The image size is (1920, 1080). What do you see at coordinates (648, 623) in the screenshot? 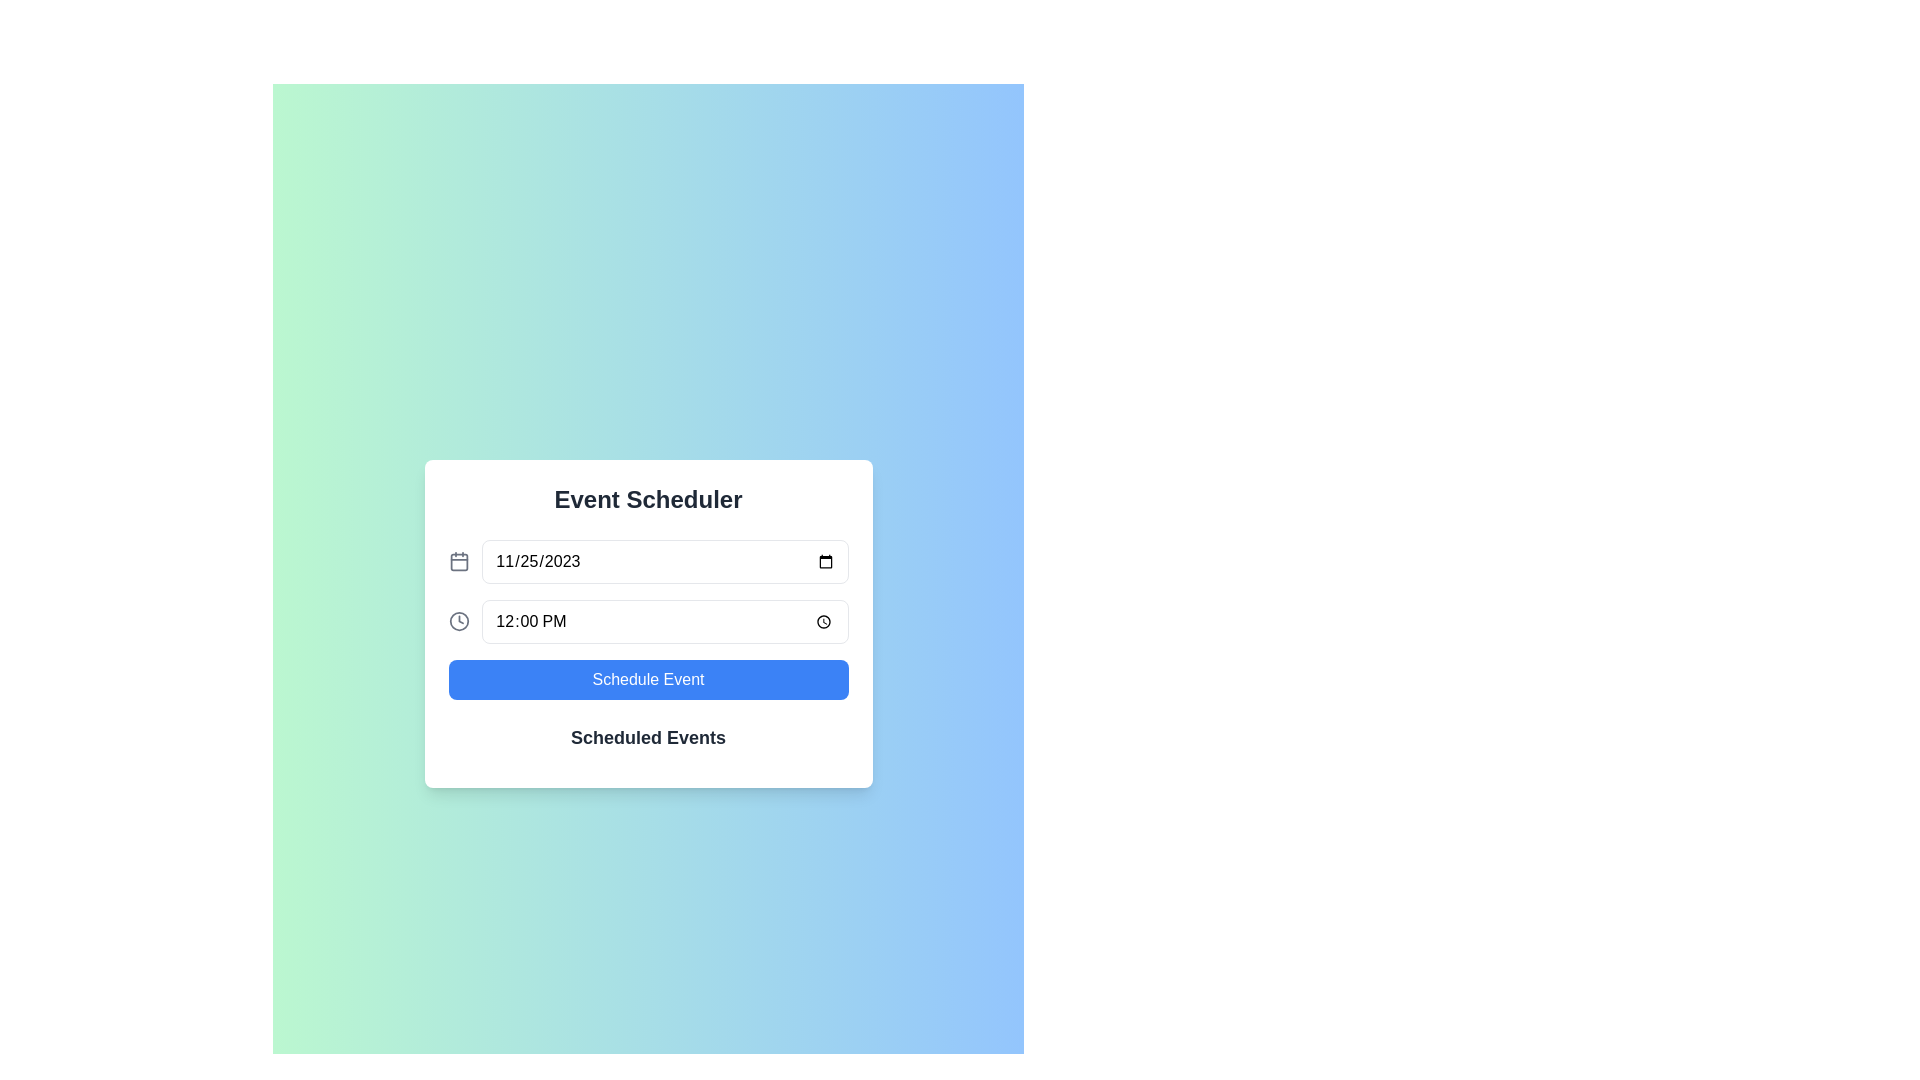
I see `within the scheduler interface element` at bounding box center [648, 623].